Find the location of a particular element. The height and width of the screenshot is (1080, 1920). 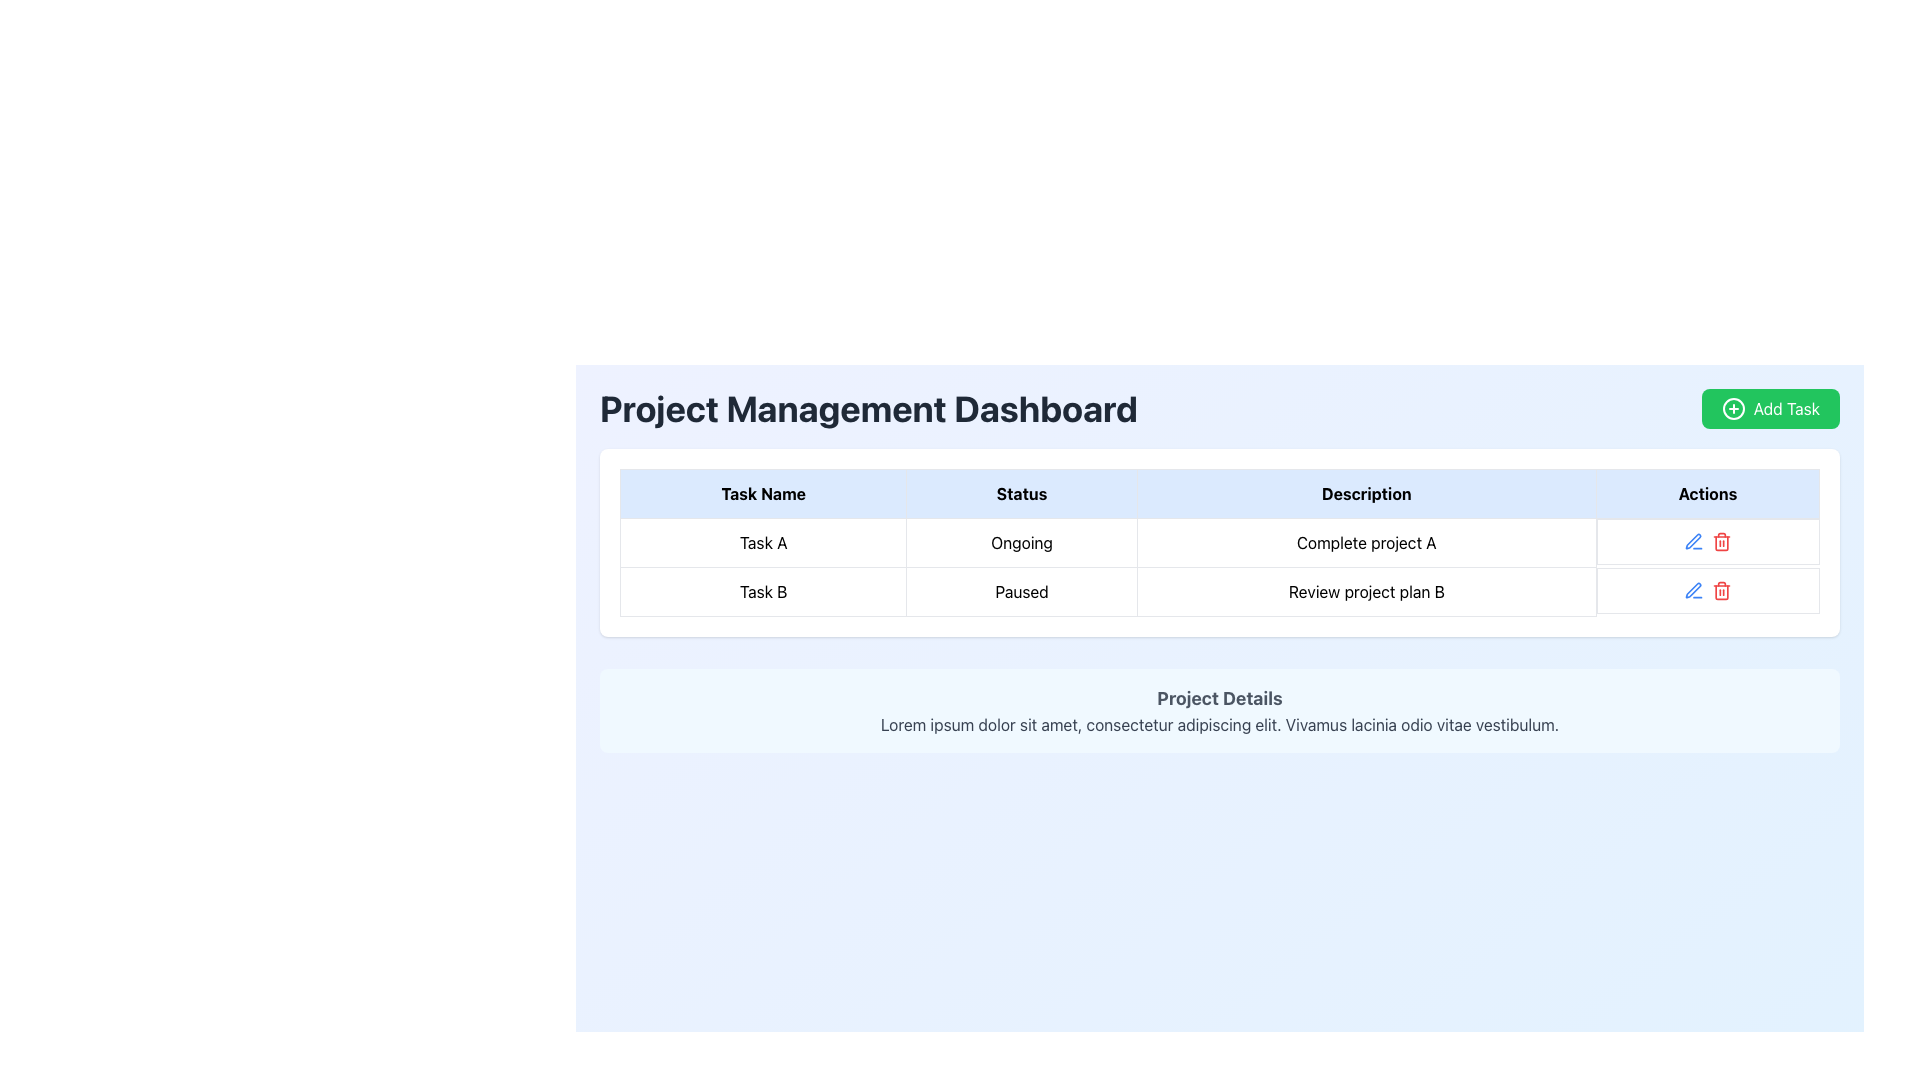

the 'Status' text label in the header row of the table, which is displayed in bold black font and is located between 'Task Name' and 'Description' is located at coordinates (1022, 493).